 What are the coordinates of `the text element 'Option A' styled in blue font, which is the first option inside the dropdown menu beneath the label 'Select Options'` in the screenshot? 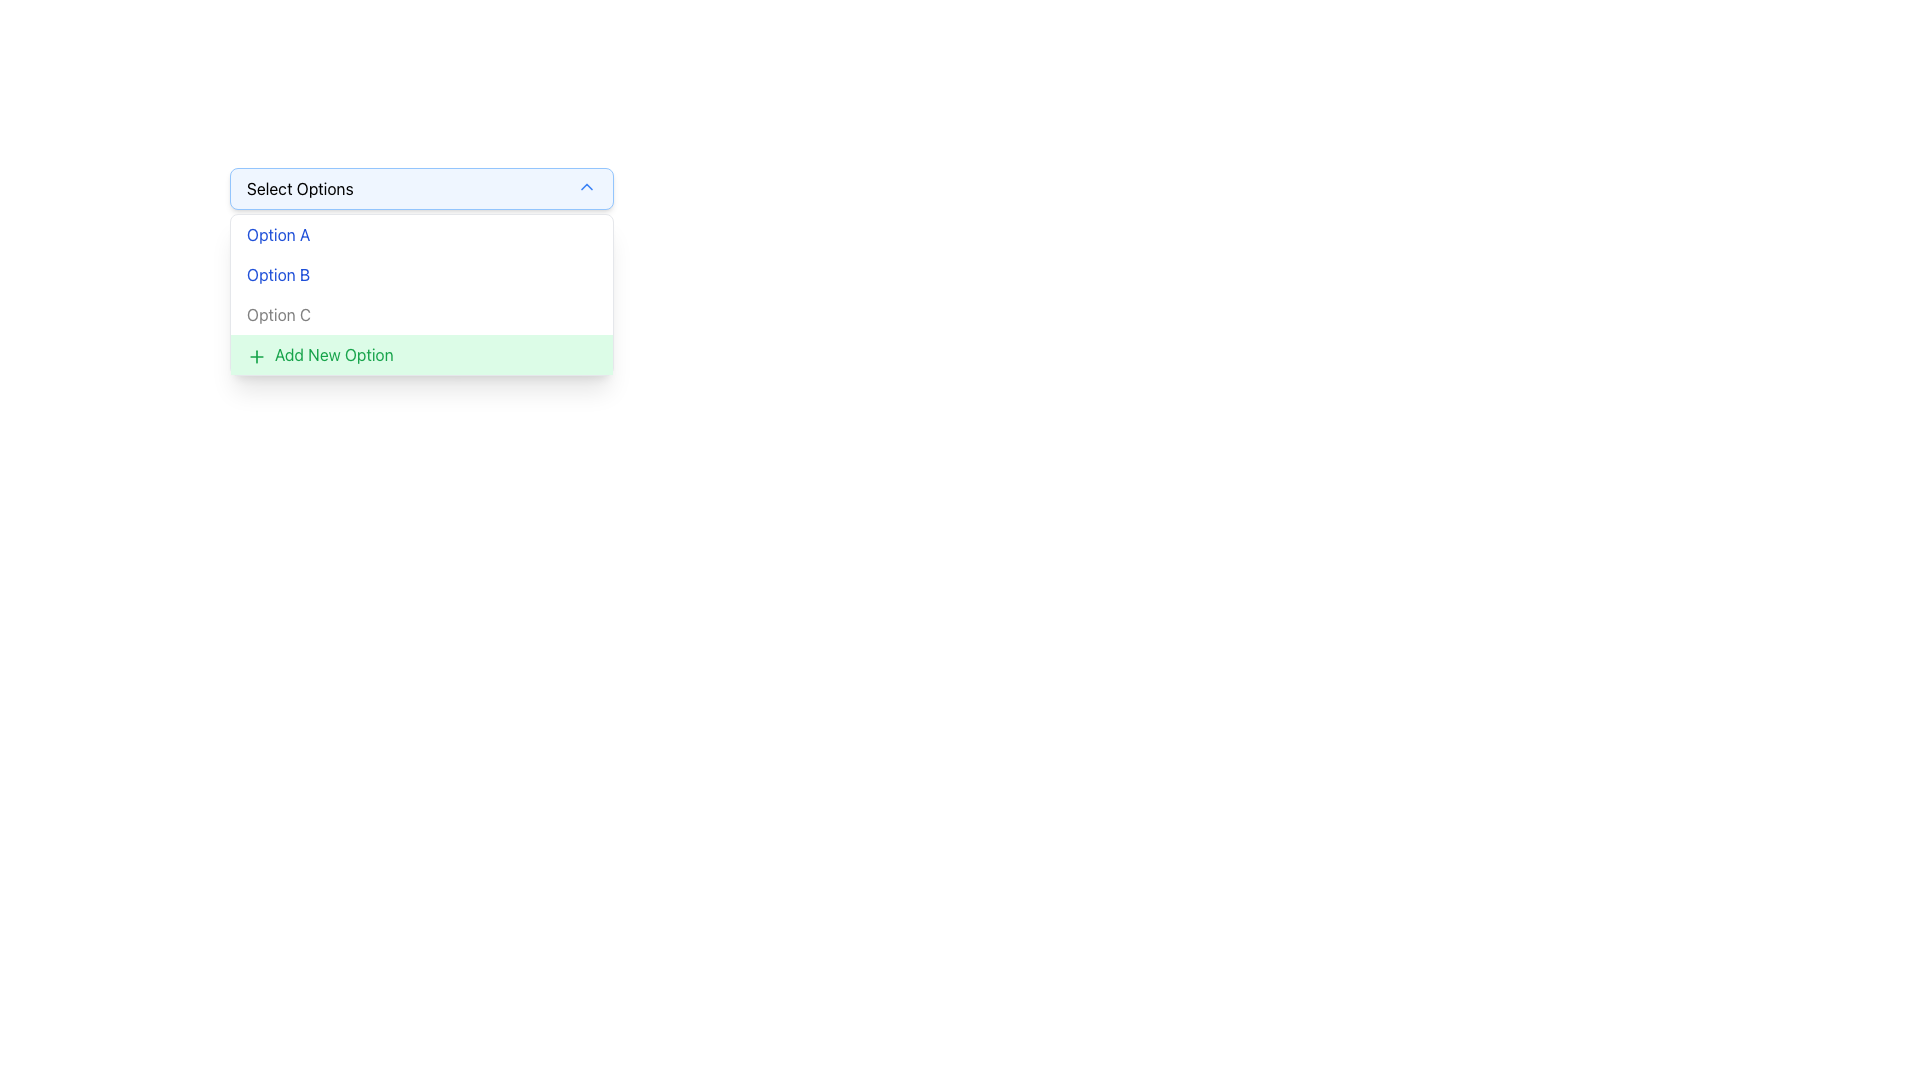 It's located at (277, 234).